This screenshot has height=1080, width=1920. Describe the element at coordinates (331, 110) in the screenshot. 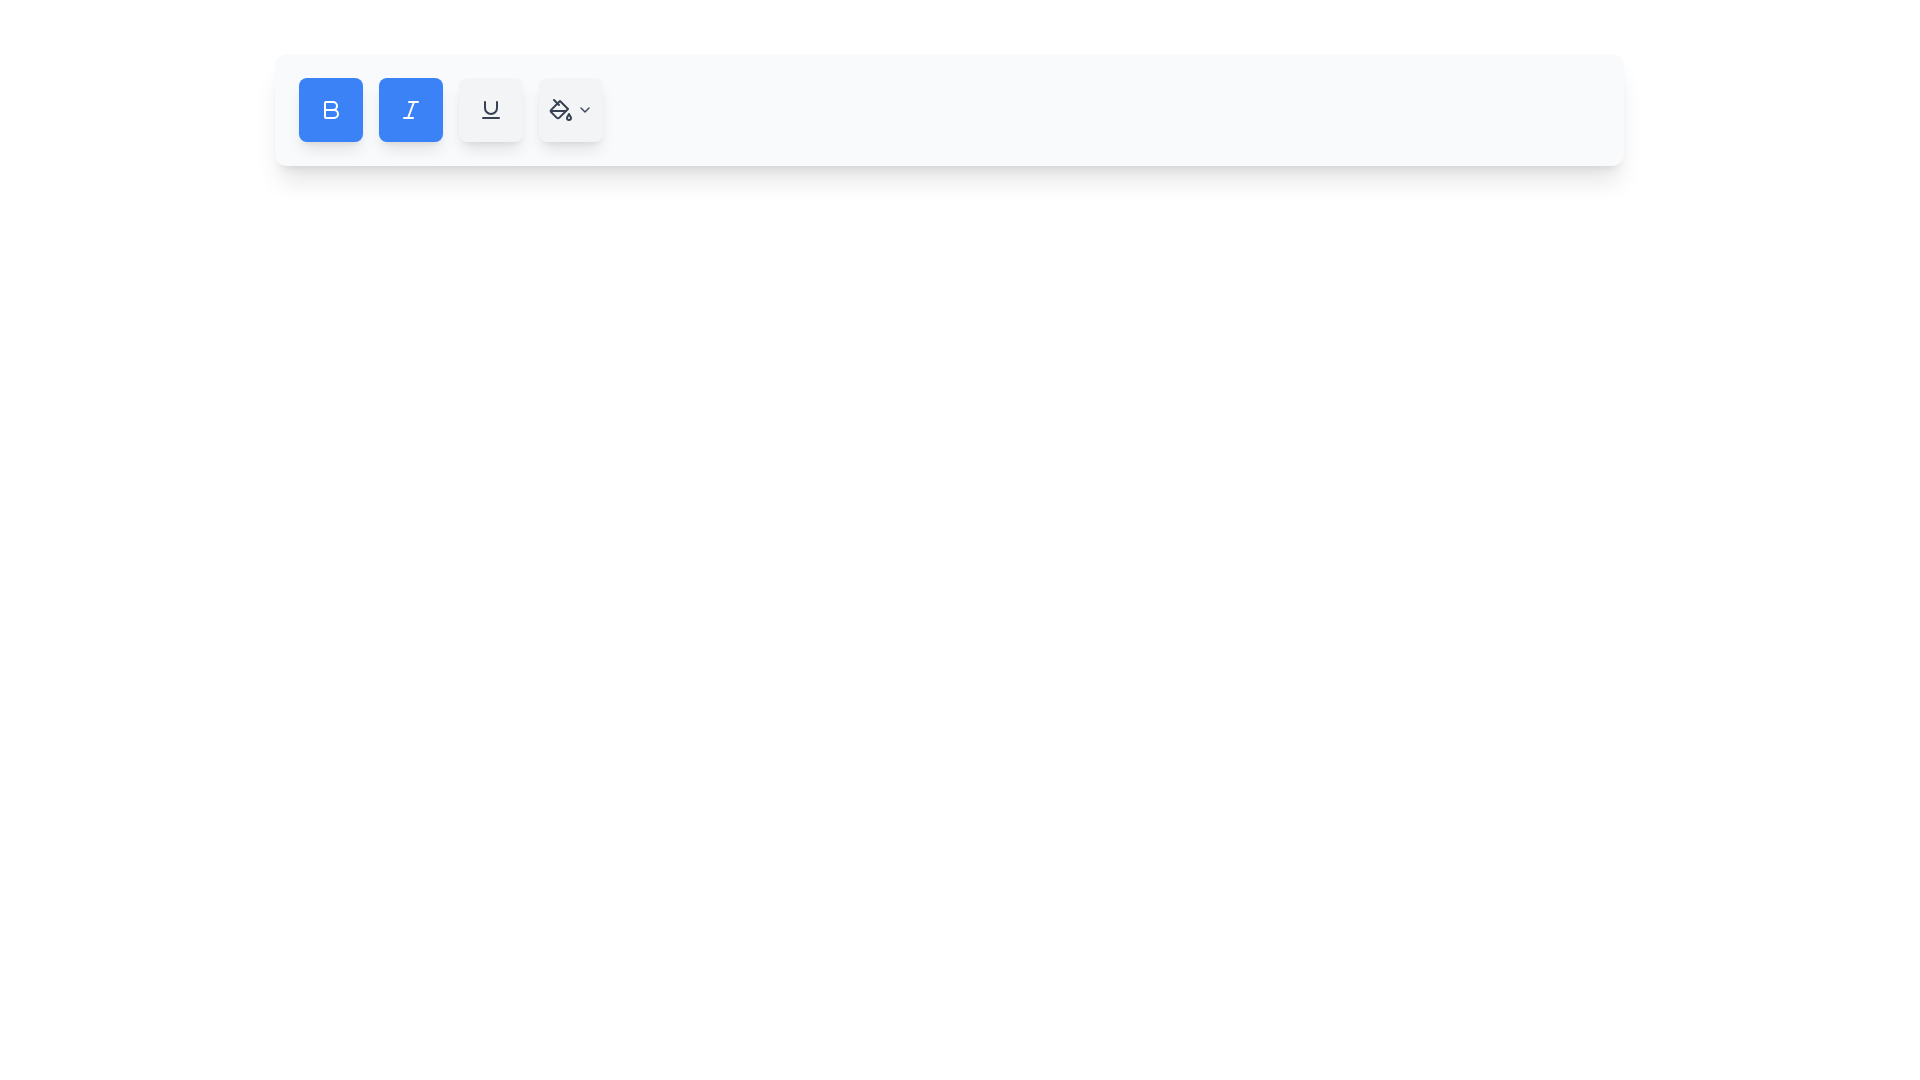

I see `the blue square button with a white 'B' icon` at that location.